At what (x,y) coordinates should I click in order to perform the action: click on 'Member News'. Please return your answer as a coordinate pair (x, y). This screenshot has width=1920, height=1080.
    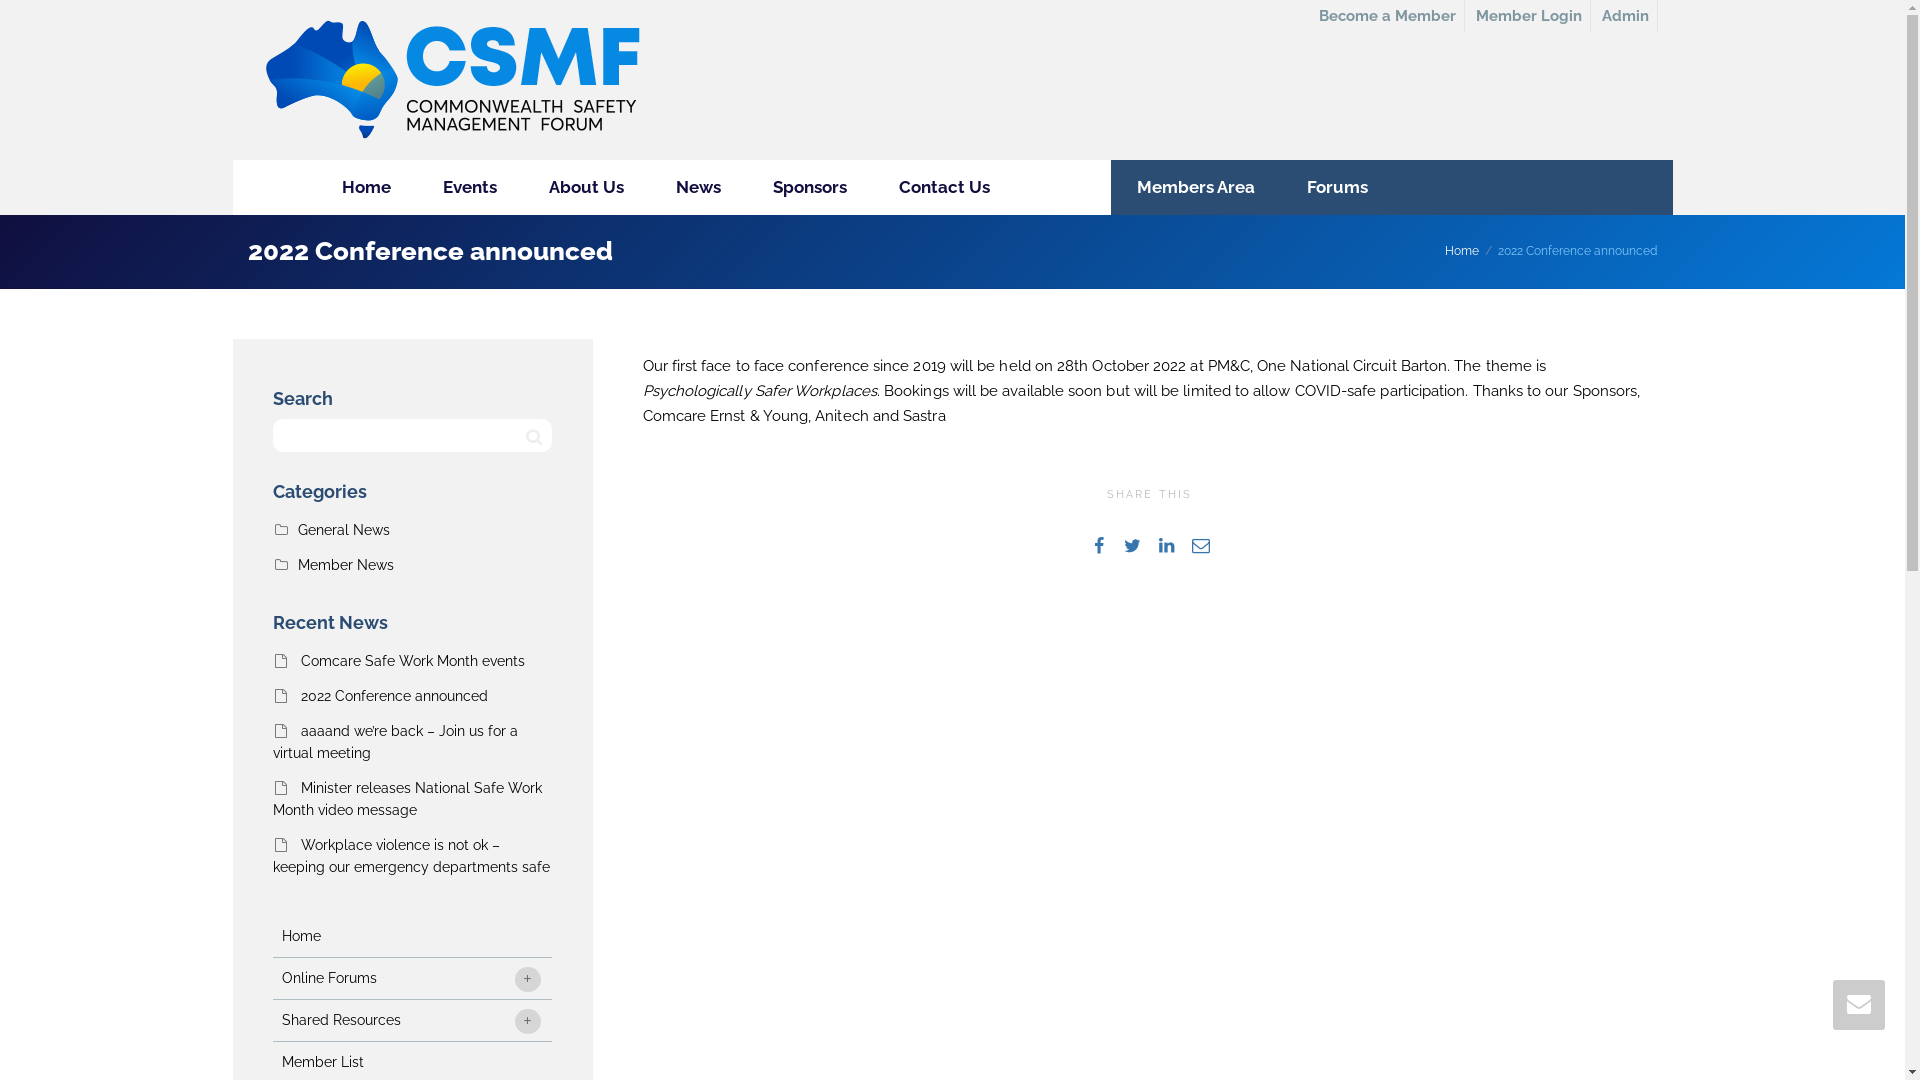
    Looking at the image, I should click on (345, 564).